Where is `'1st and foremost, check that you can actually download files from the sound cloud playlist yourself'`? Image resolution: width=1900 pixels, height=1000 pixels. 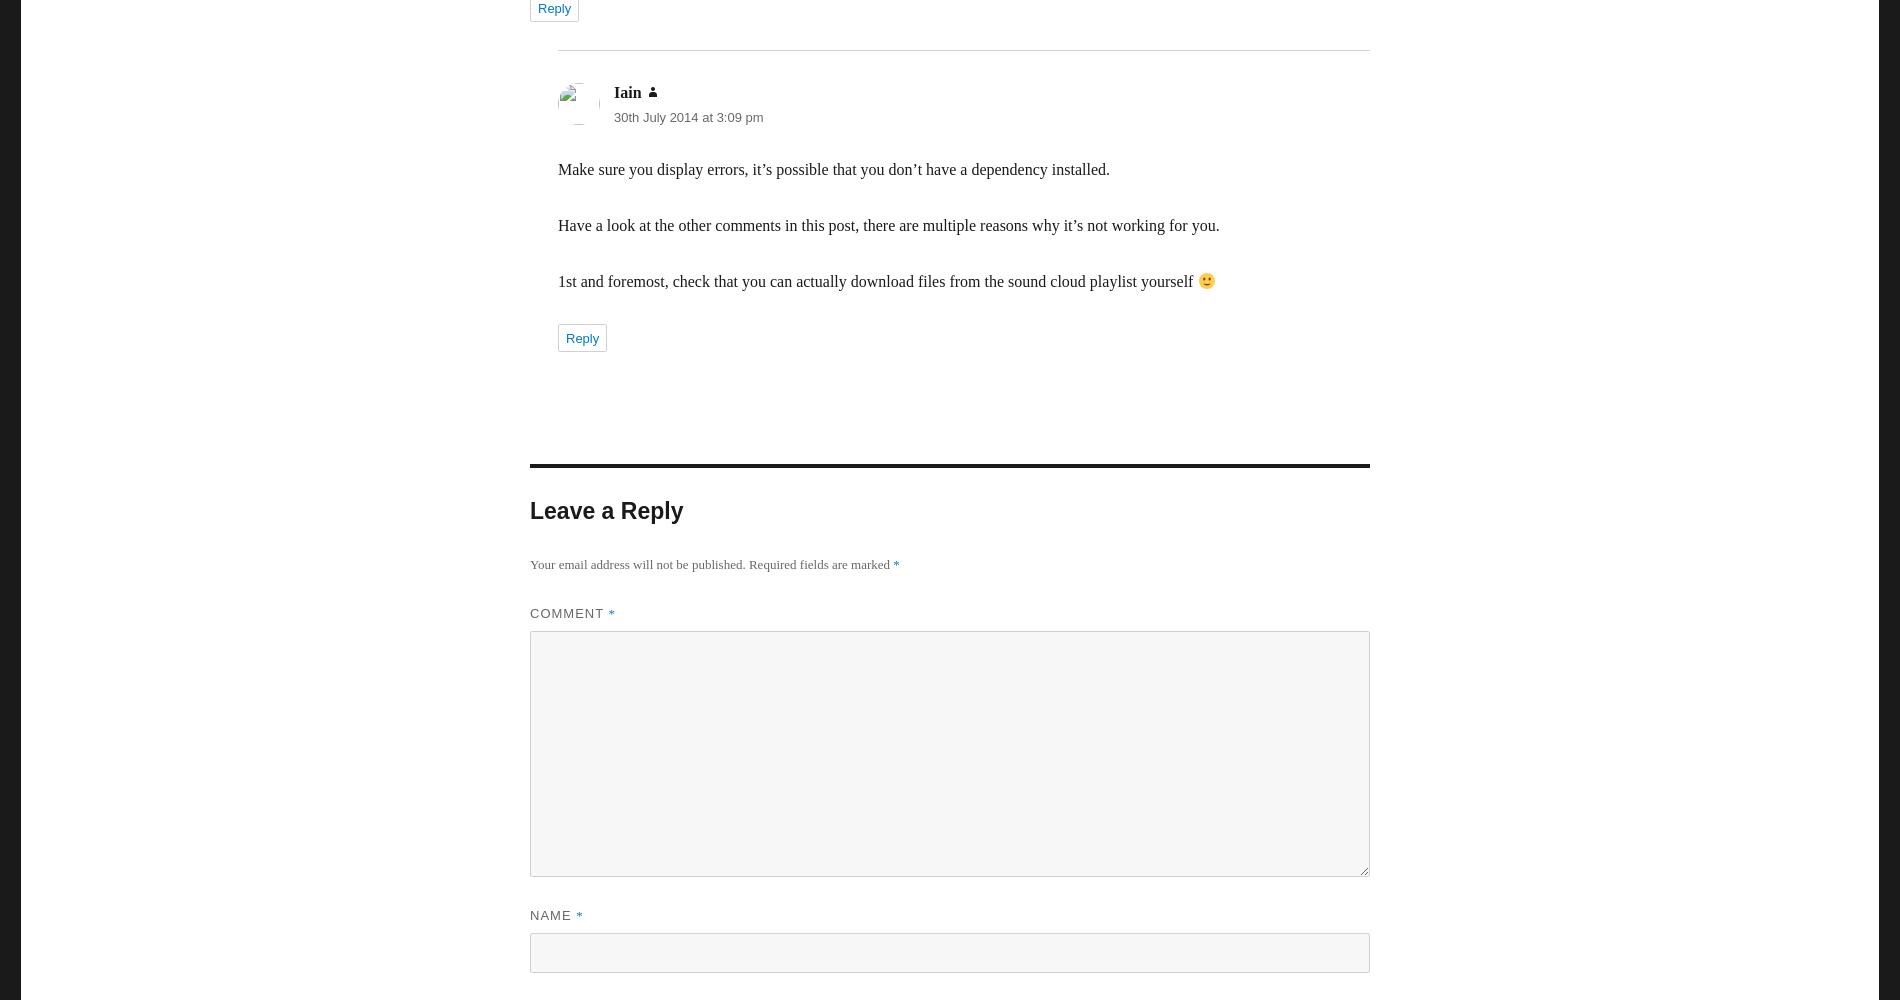 '1st and foremost, check that you can actually download files from the sound cloud playlist yourself' is located at coordinates (876, 281).